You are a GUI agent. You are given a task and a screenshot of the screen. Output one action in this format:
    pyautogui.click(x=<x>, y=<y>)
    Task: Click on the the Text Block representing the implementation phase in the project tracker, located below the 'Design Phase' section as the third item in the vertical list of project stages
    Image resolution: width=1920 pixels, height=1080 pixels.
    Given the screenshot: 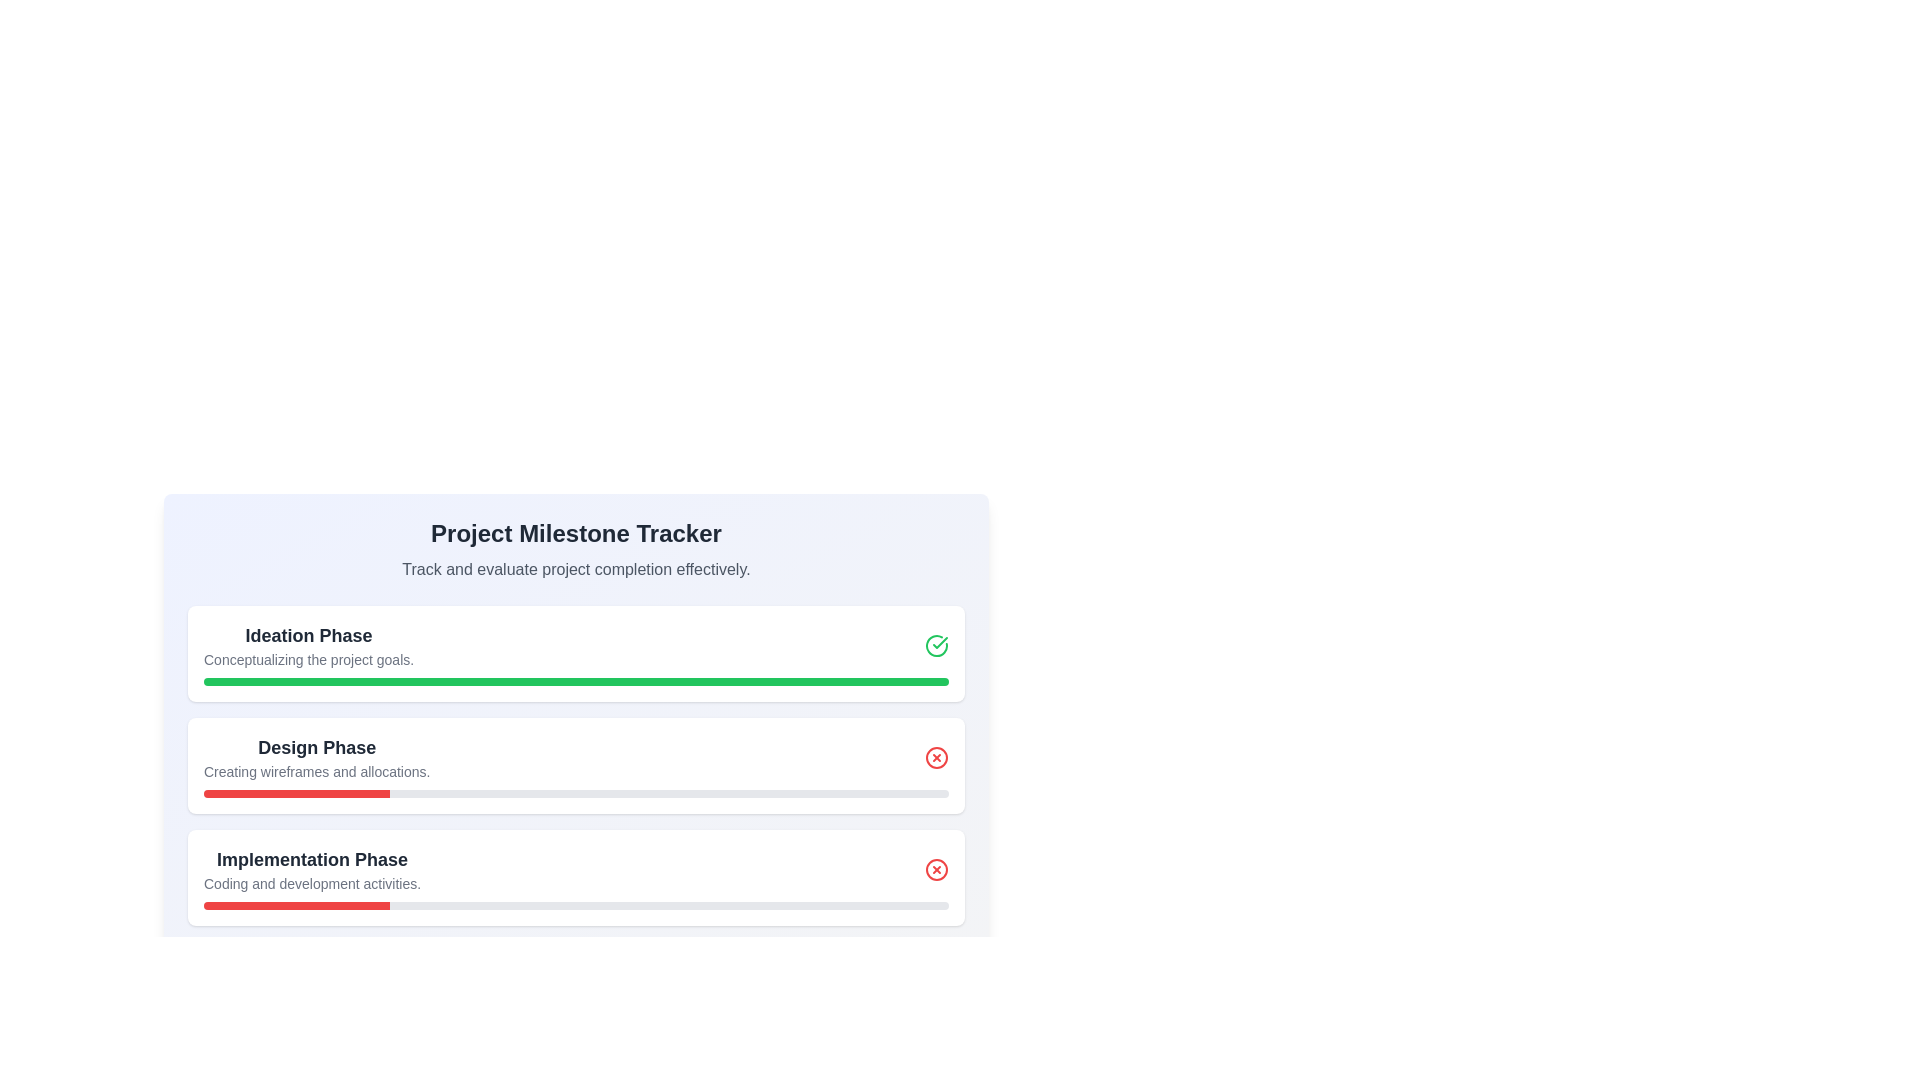 What is the action you would take?
    pyautogui.click(x=311, y=869)
    